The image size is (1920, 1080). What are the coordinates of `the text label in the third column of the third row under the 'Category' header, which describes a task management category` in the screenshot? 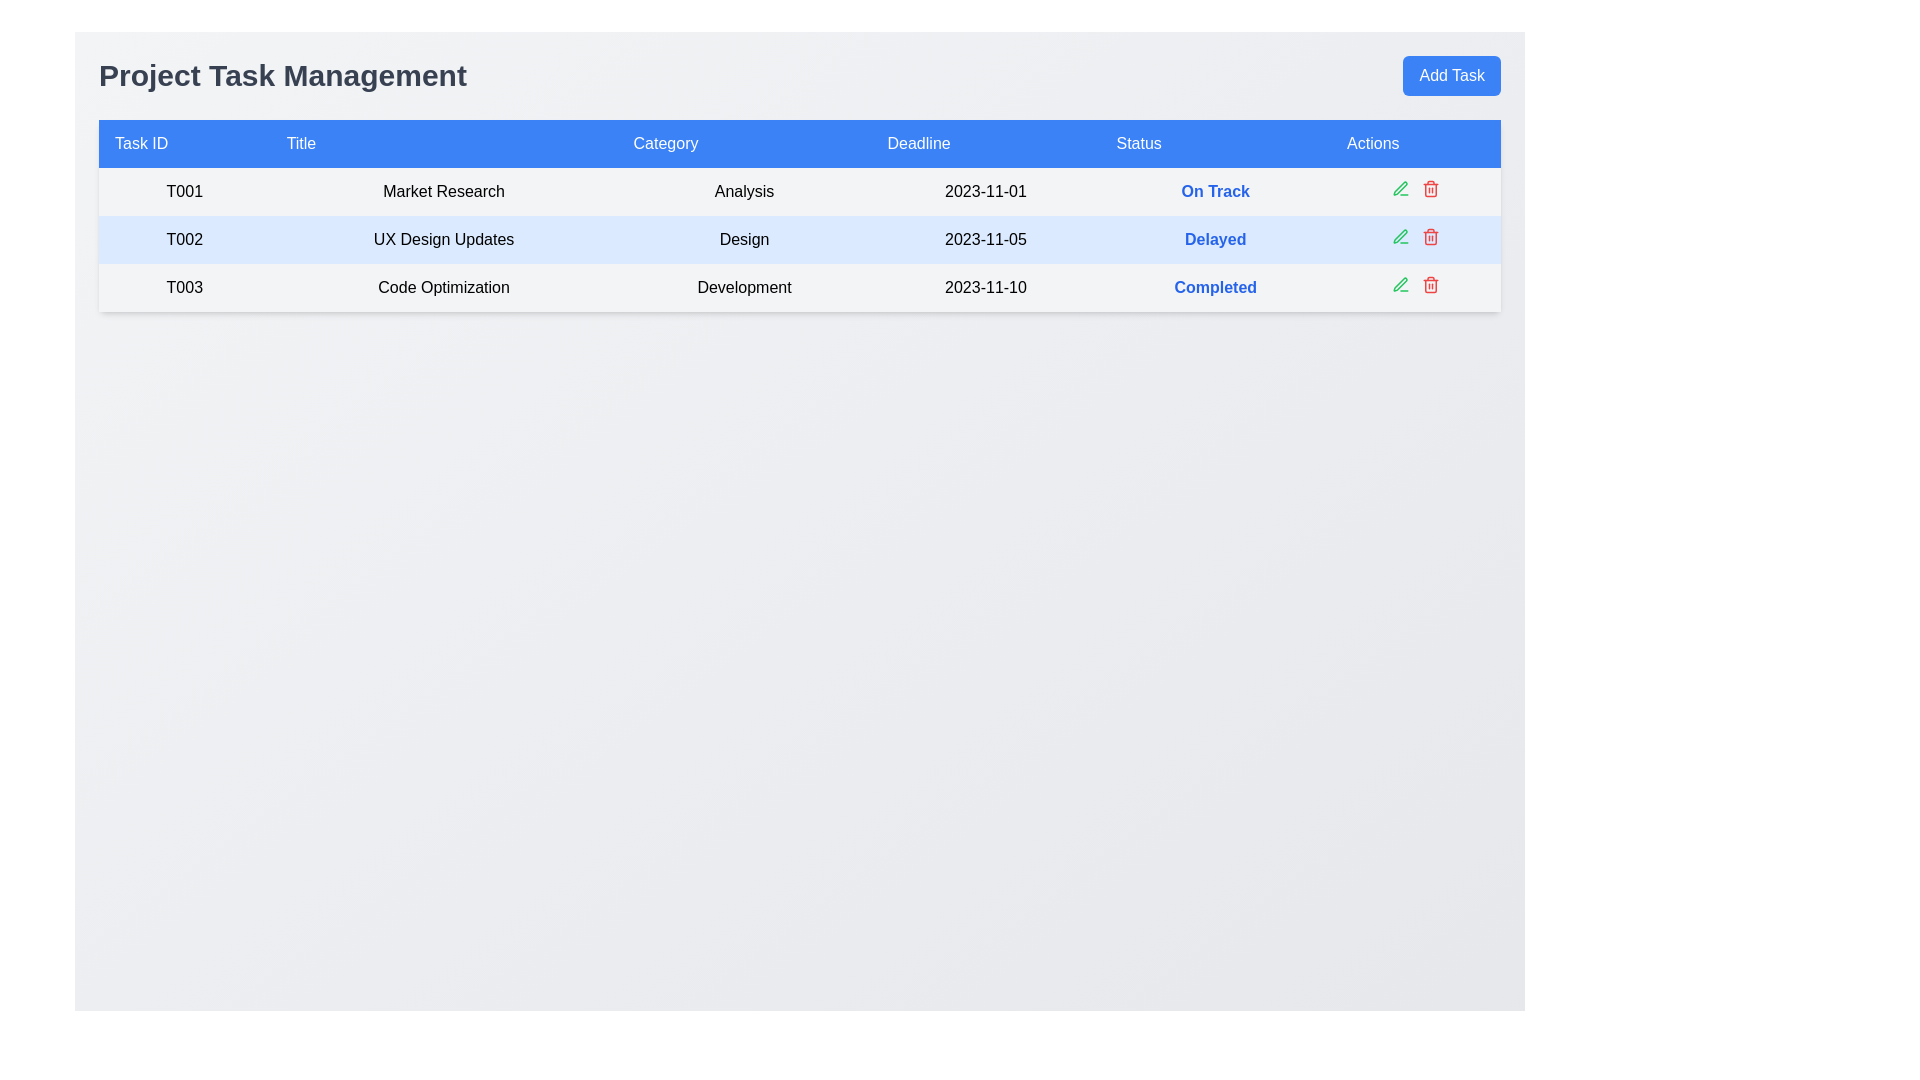 It's located at (743, 288).